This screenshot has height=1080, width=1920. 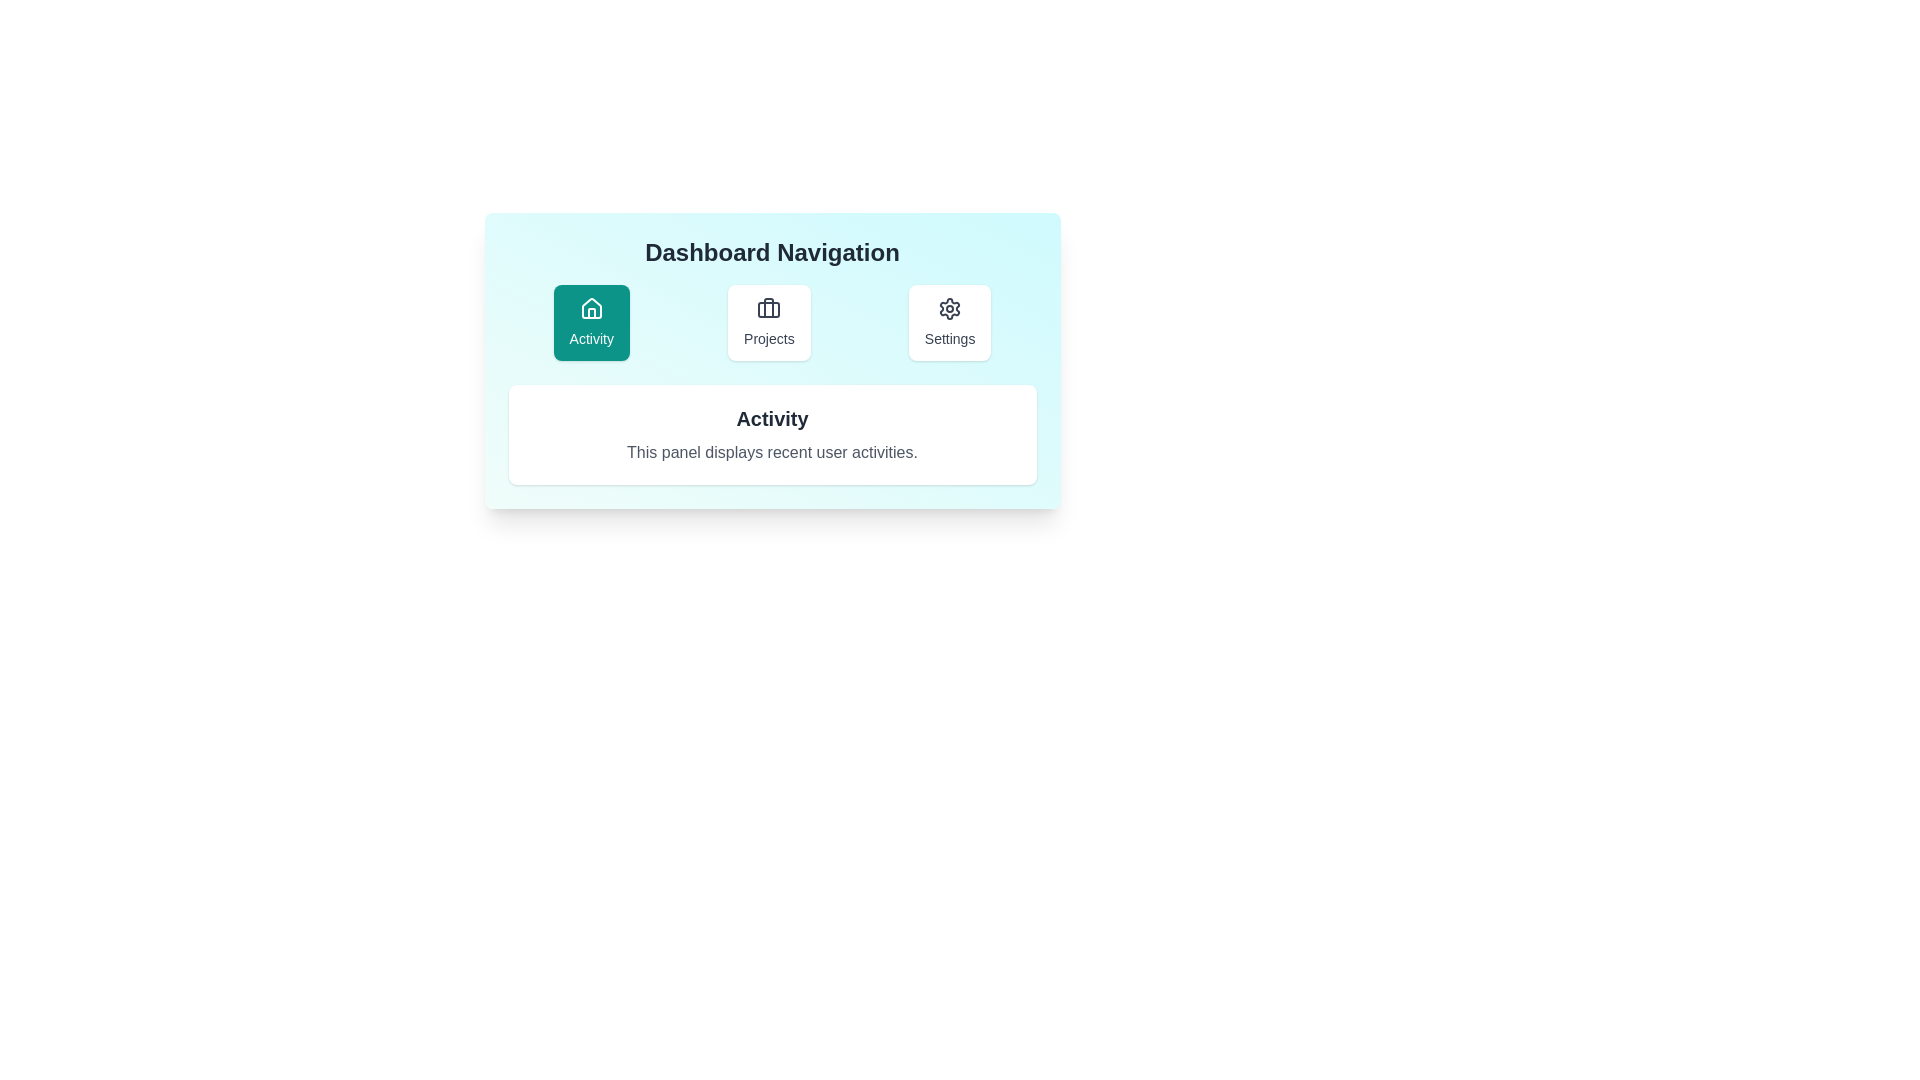 I want to click on the middle navigation button in the 'Dashboard Navigation' panel, so click(x=768, y=322).